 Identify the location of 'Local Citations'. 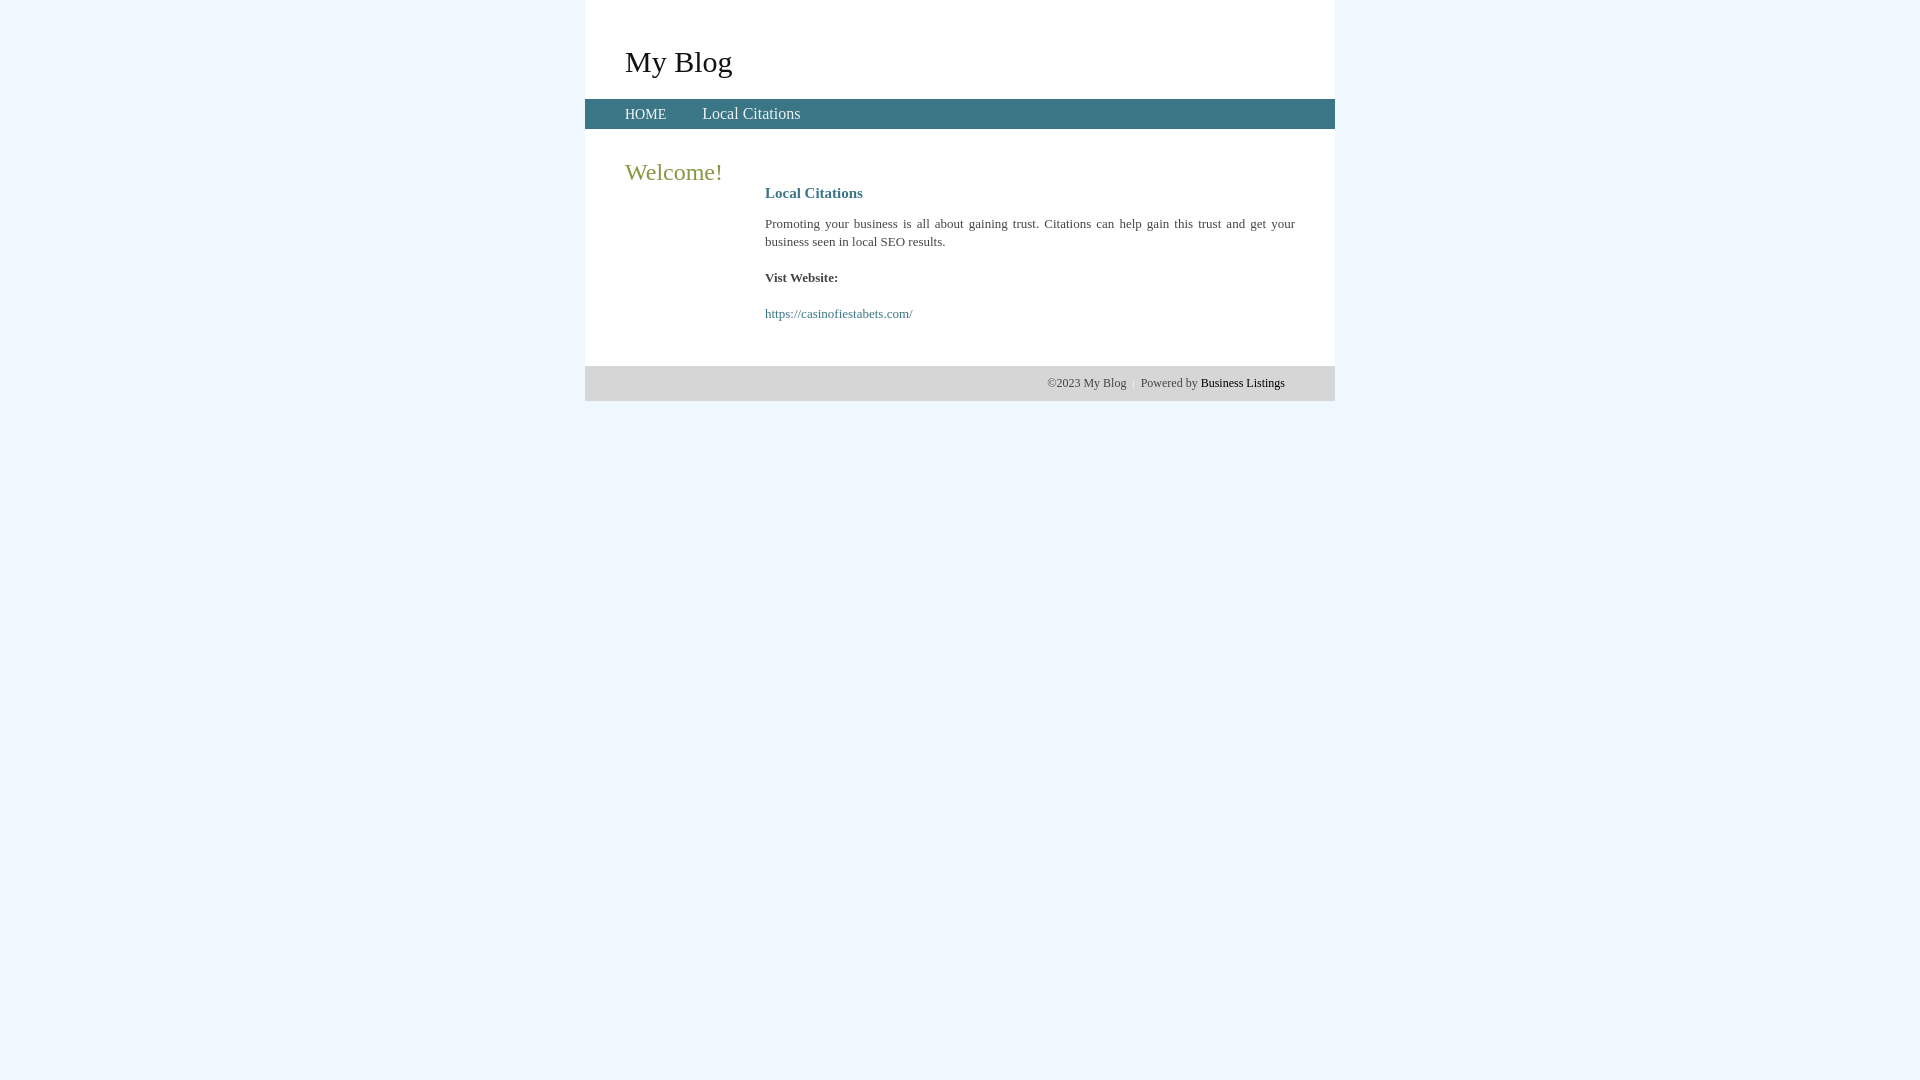
(749, 113).